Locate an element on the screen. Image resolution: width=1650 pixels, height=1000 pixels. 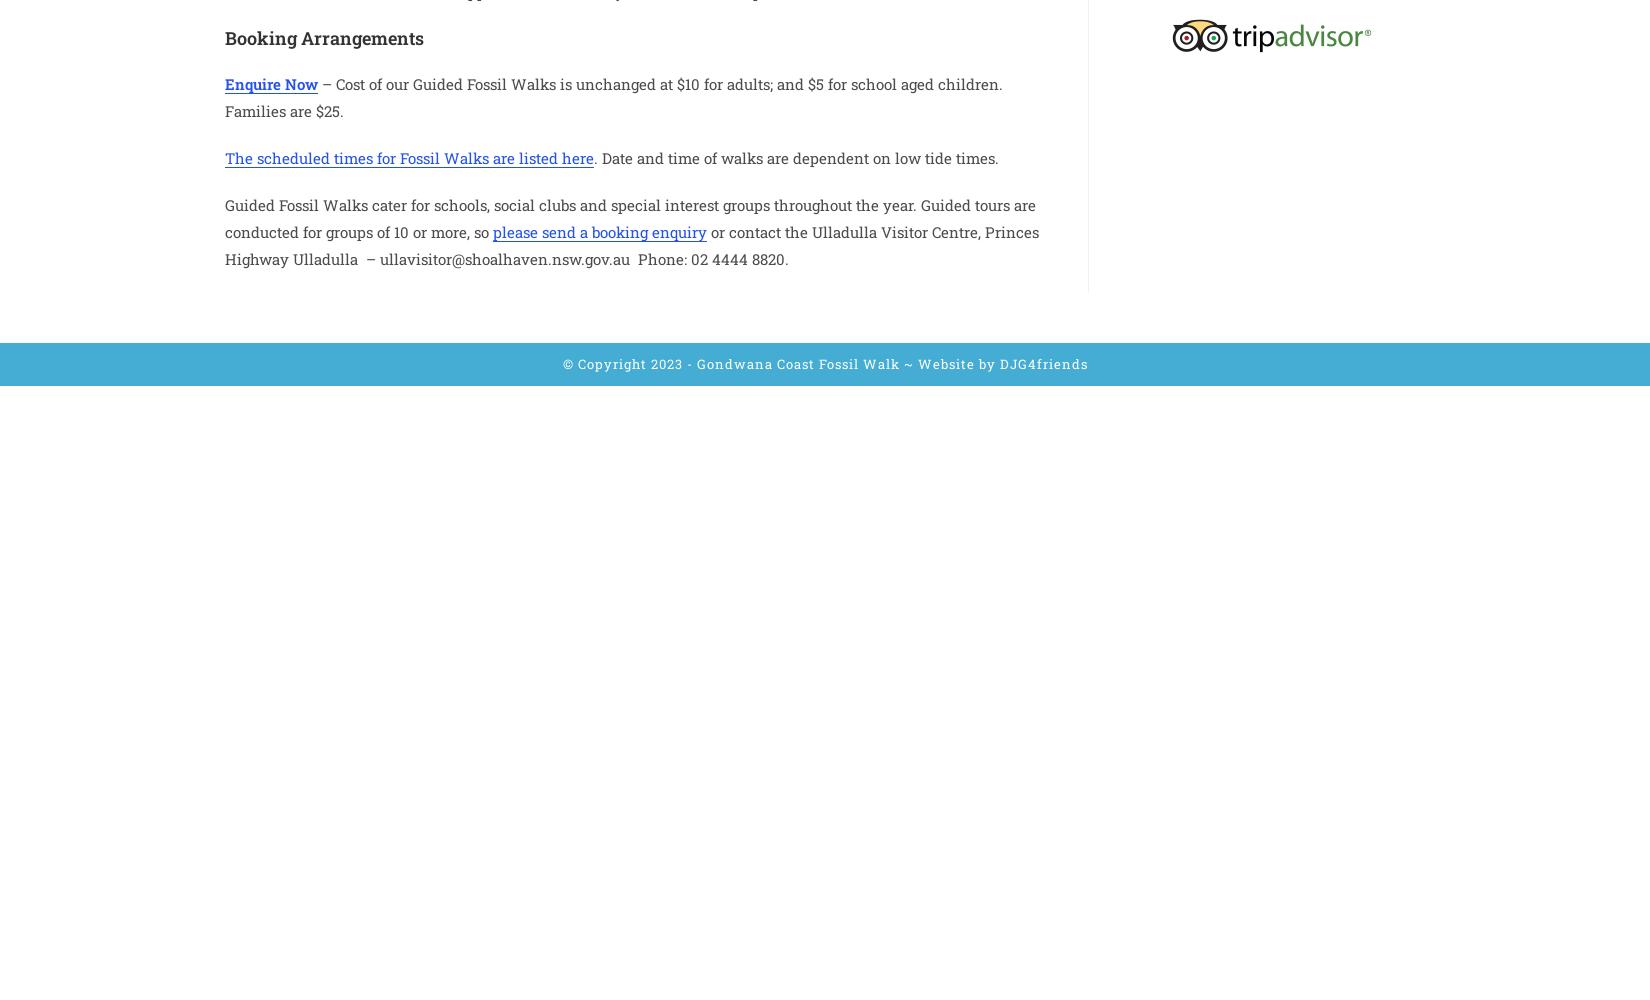
'– Cost of our Guided Fossil Walks is unchanged at $10 for adults; and $5 for school aged children. Families are $25.' is located at coordinates (612, 95).